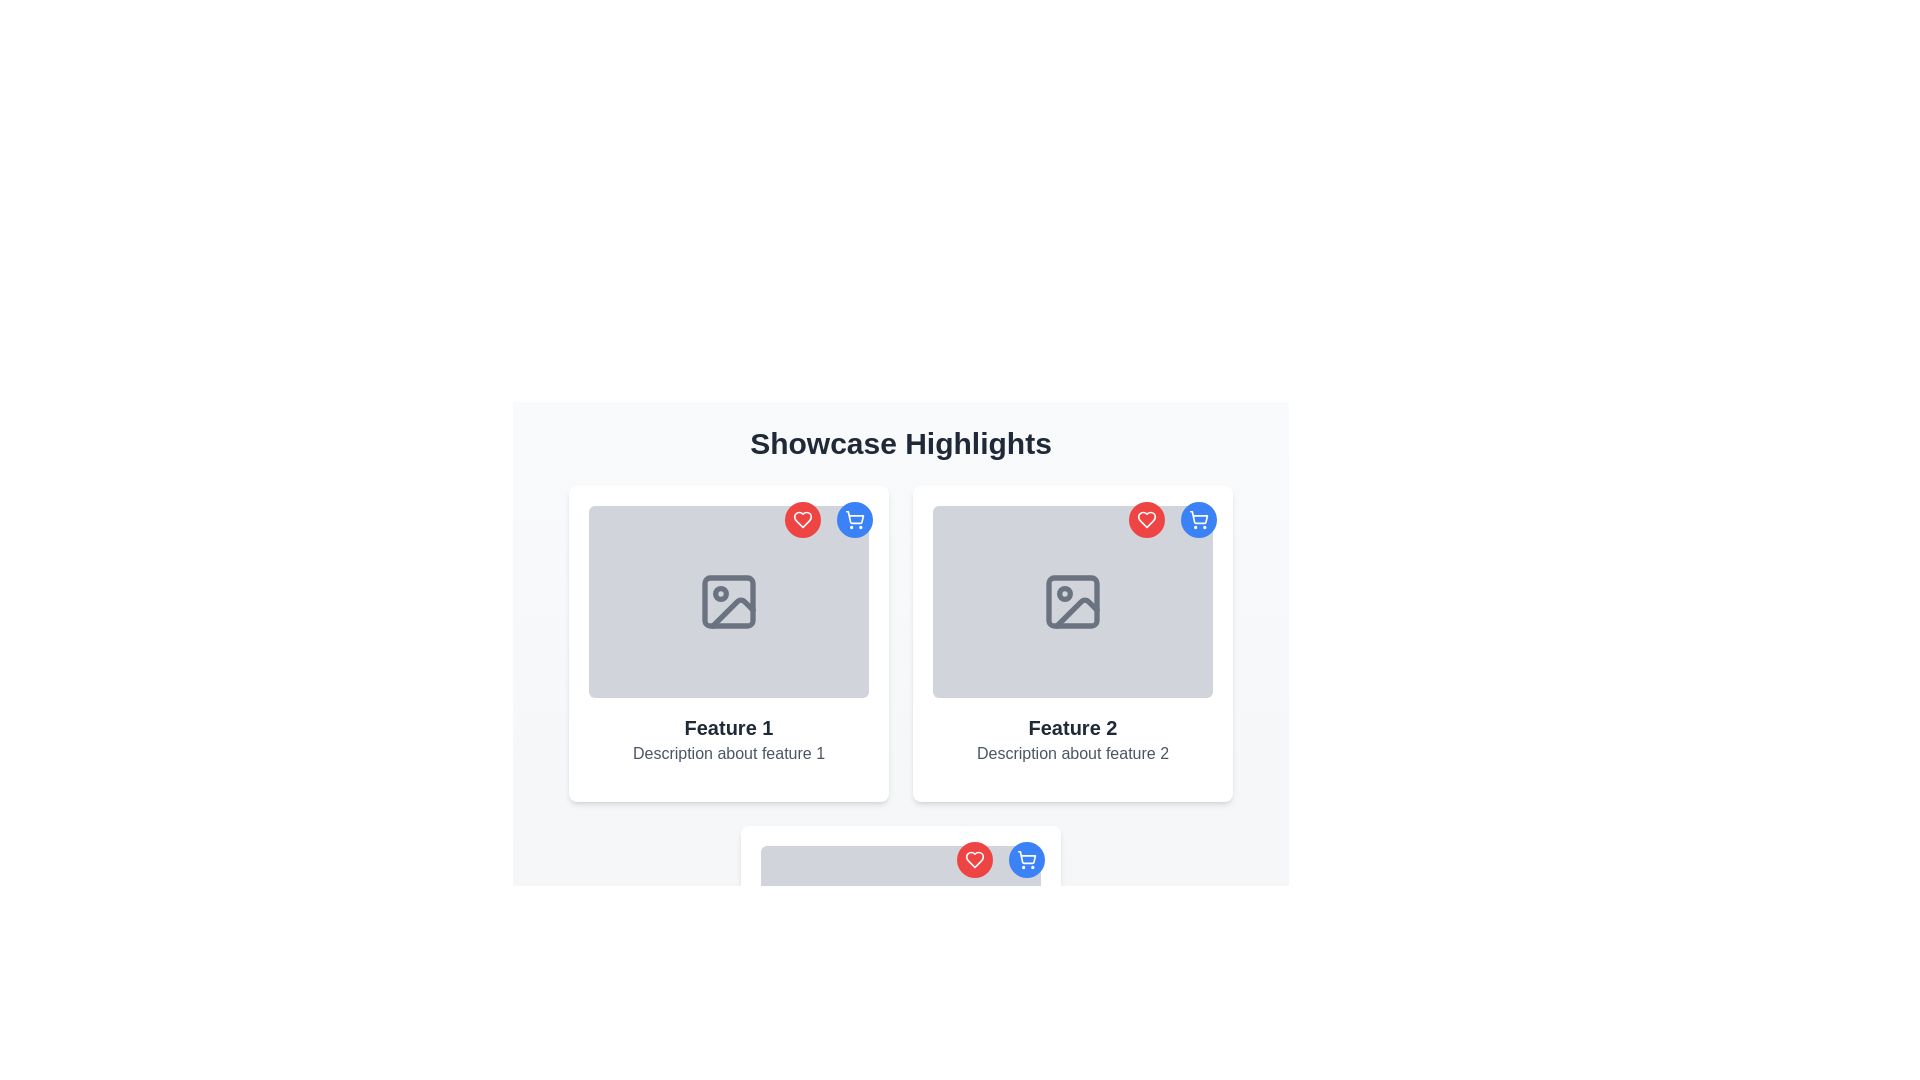 This screenshot has width=1920, height=1080. I want to click on the circular blue button with a shopping cart icon located in the top-right corner of the 'Feature 1' showcase card to observe its hover effect, so click(854, 519).